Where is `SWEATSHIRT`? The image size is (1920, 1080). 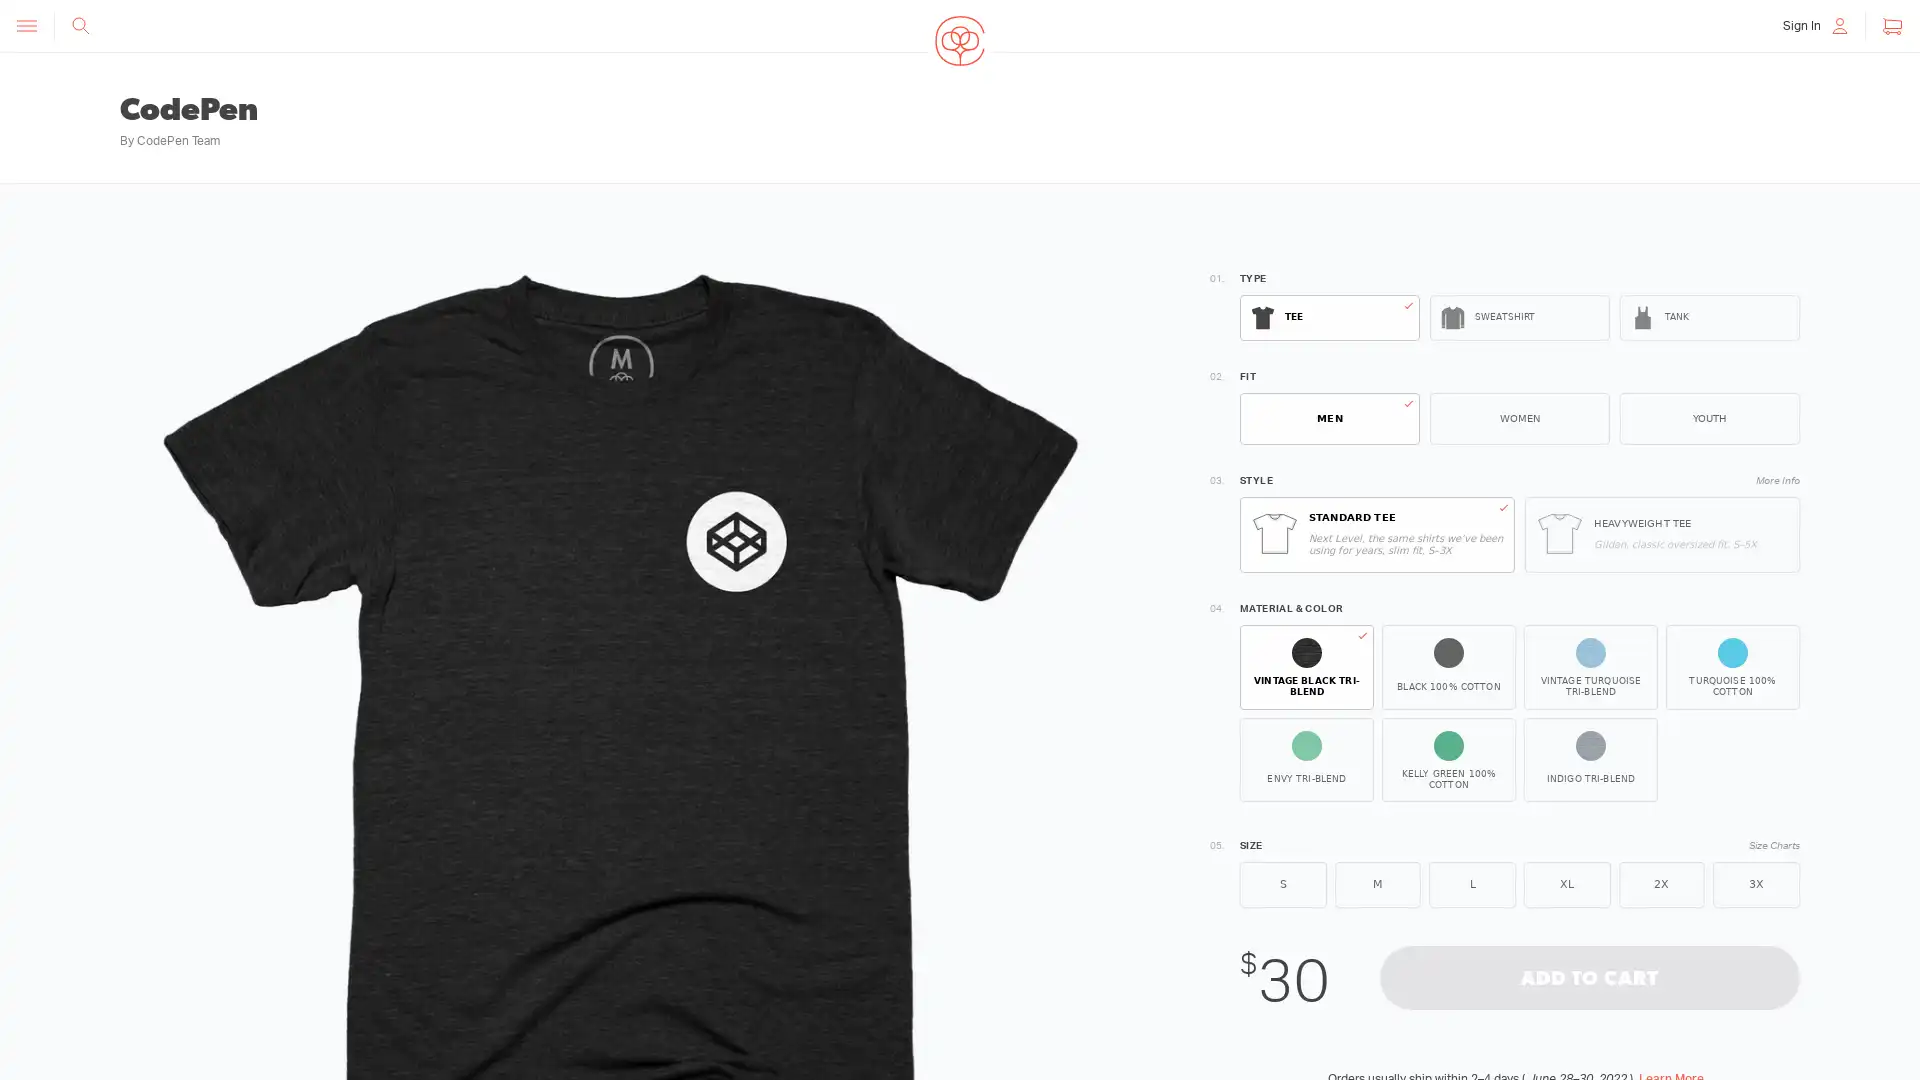
SWEATSHIRT is located at coordinates (1520, 316).